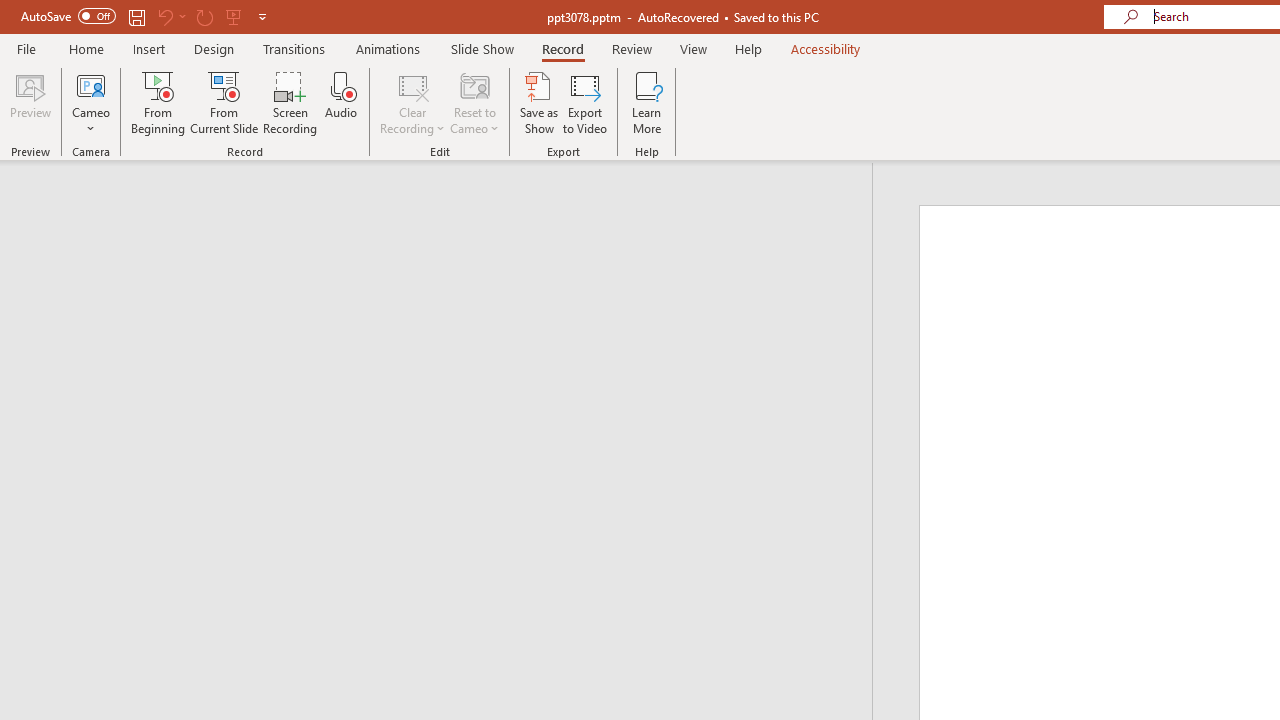  What do you see at coordinates (647, 103) in the screenshot?
I see `'Learn More'` at bounding box center [647, 103].